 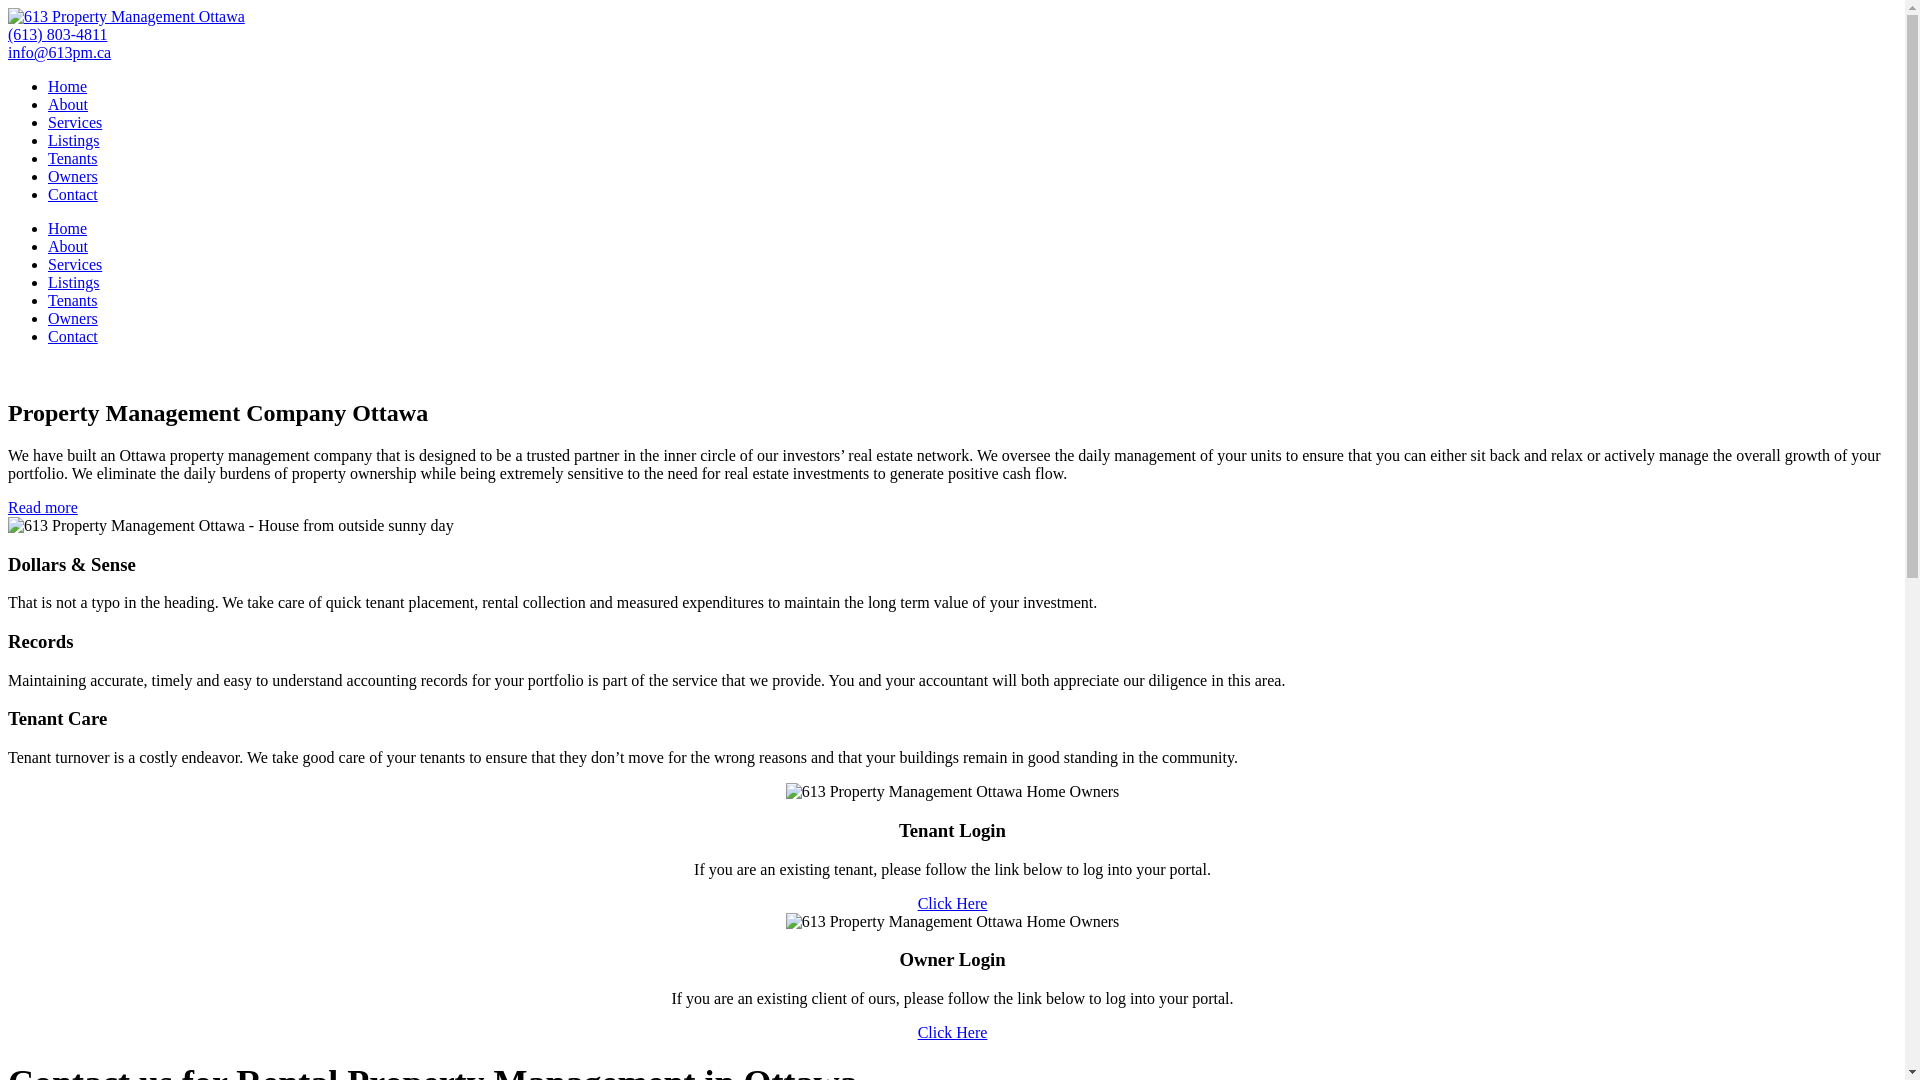 I want to click on 'Listings', so click(x=73, y=282).